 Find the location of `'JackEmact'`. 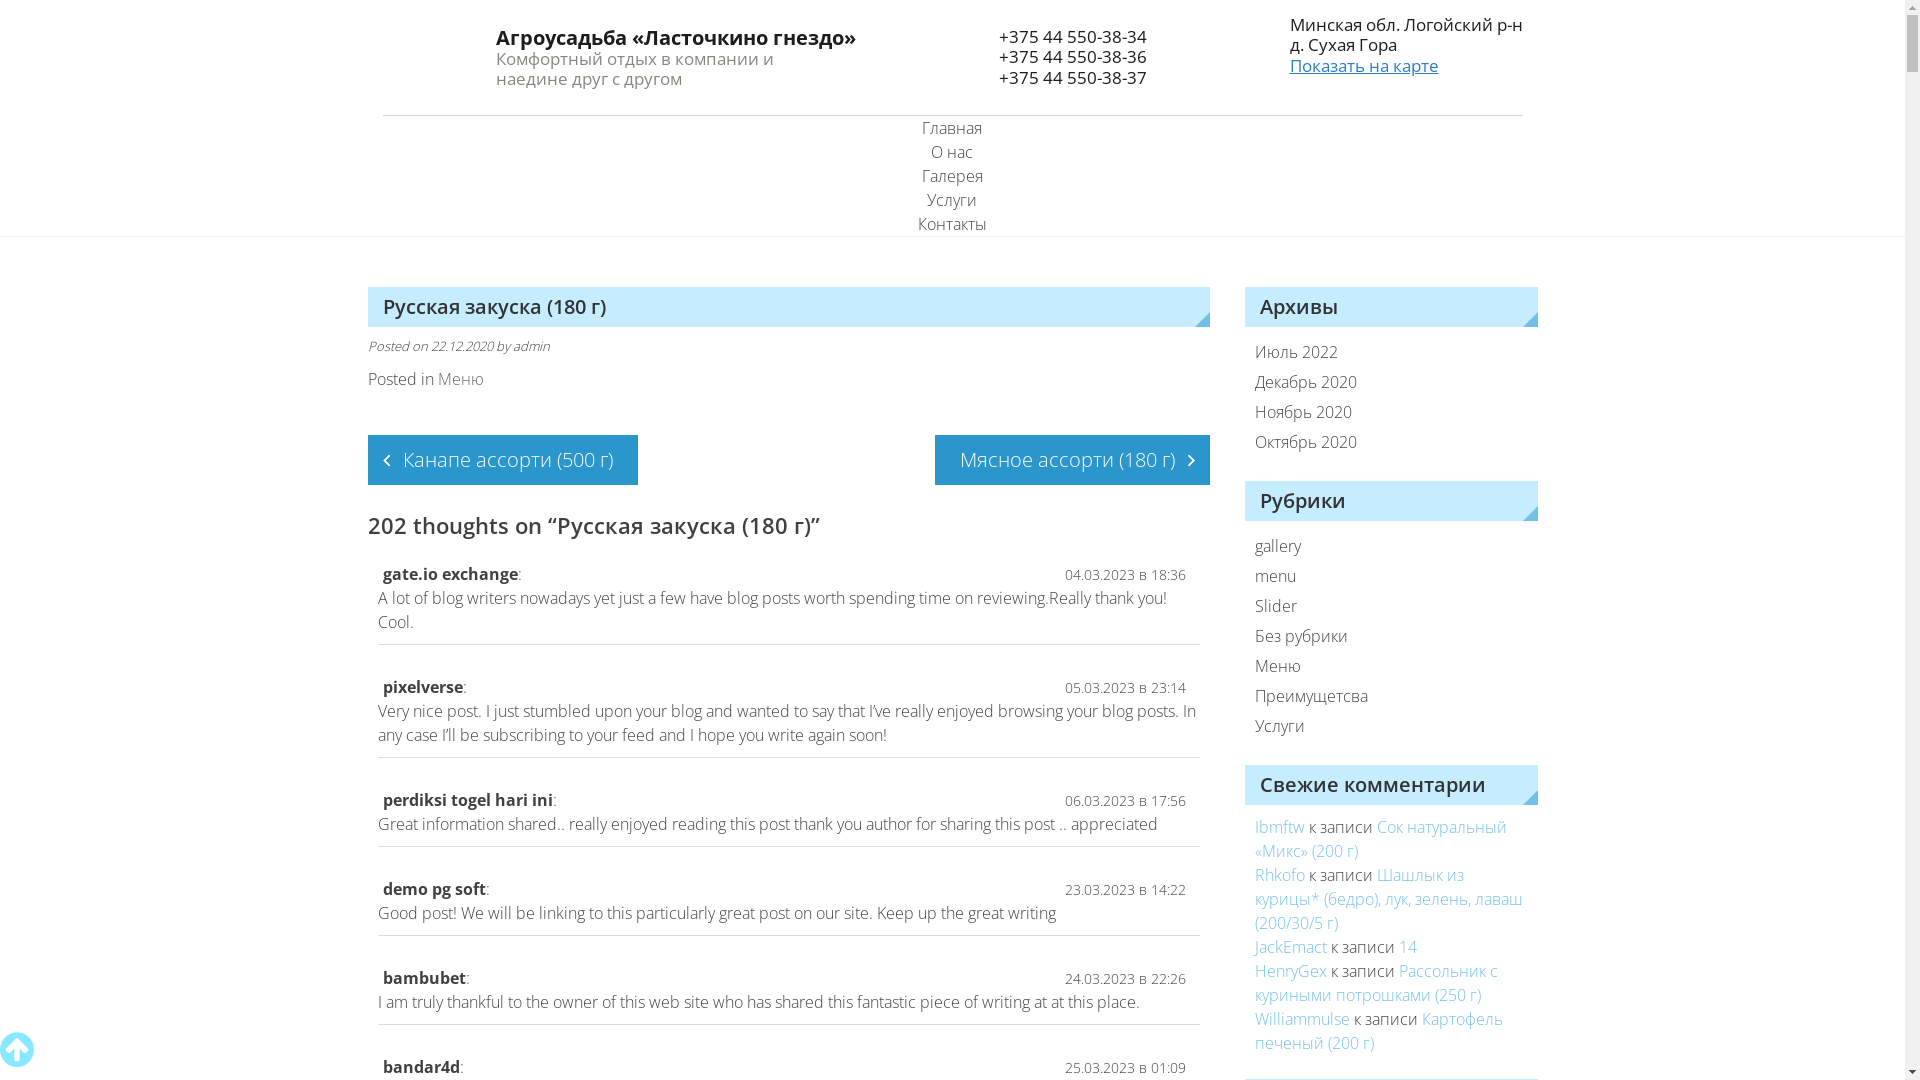

'JackEmact' is located at coordinates (1291, 946).